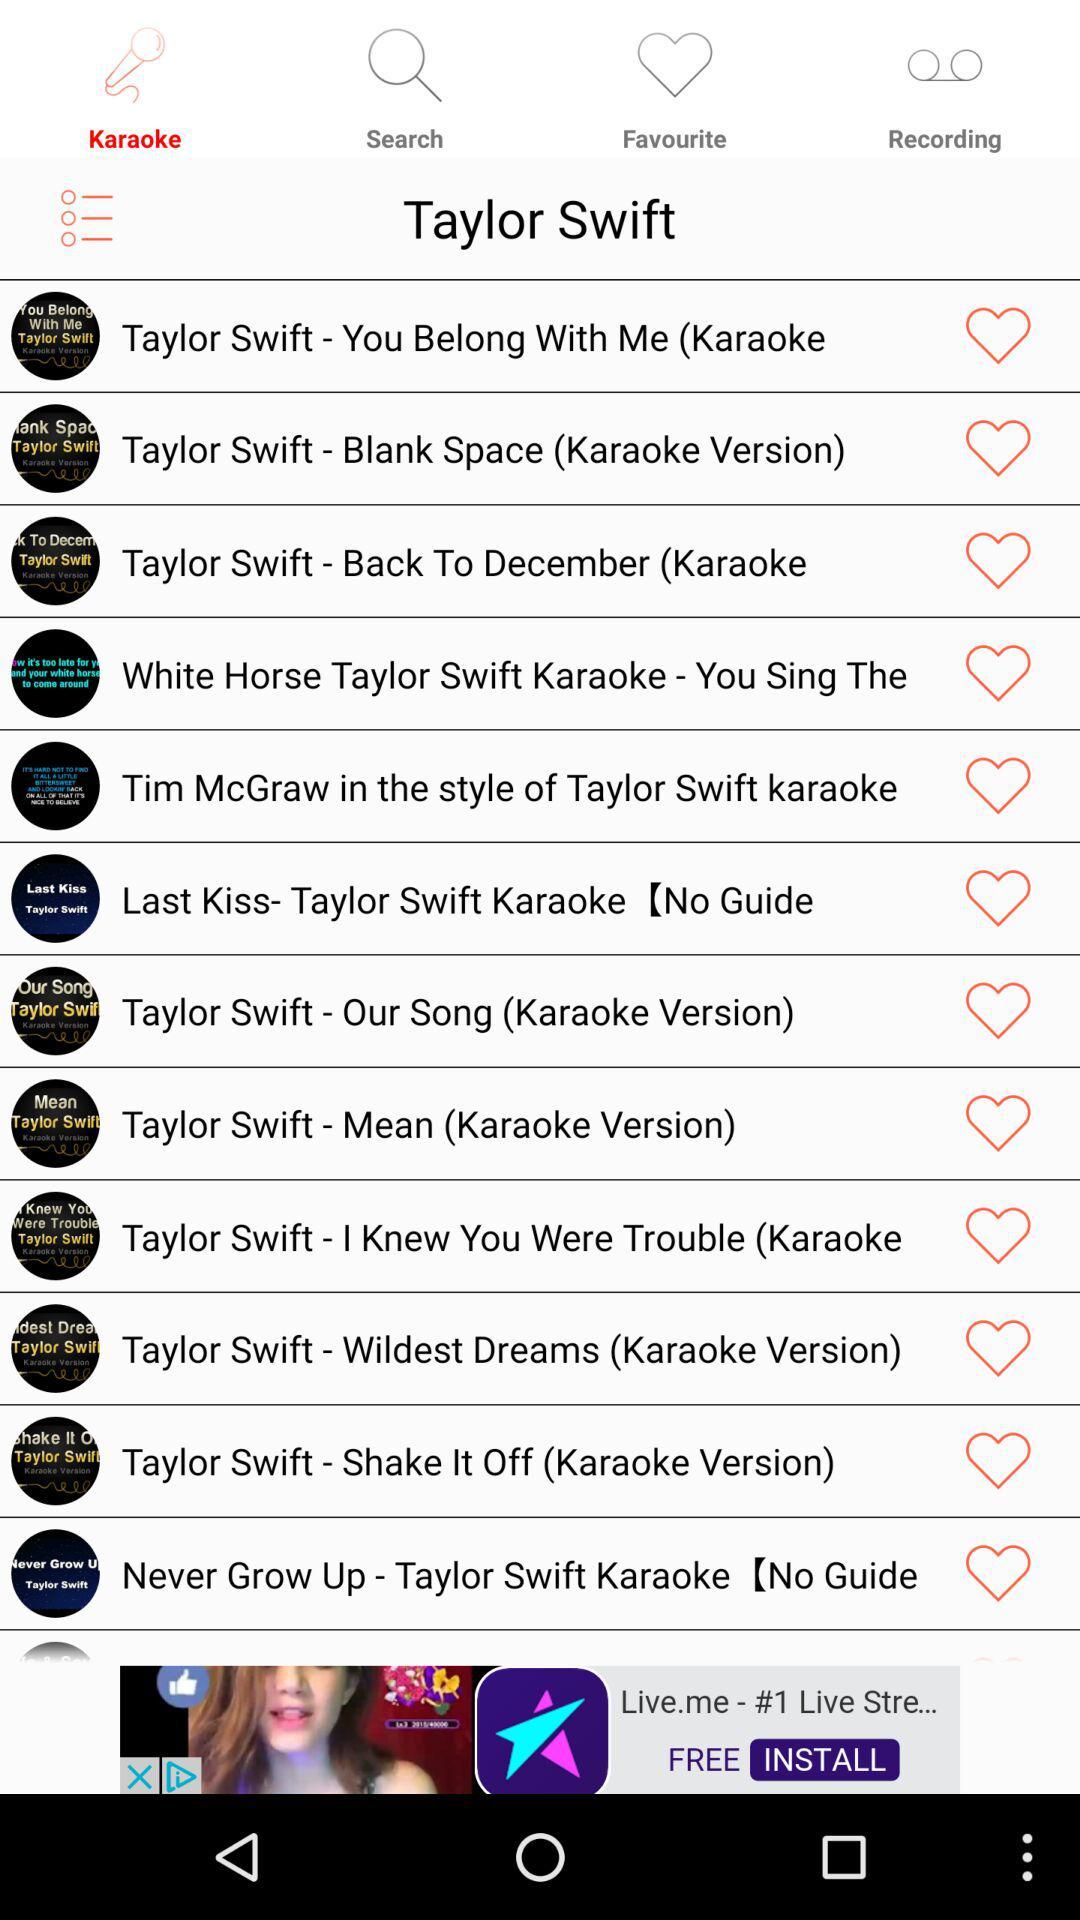 The image size is (1080, 1920). I want to click on advertisement, so click(540, 1727).